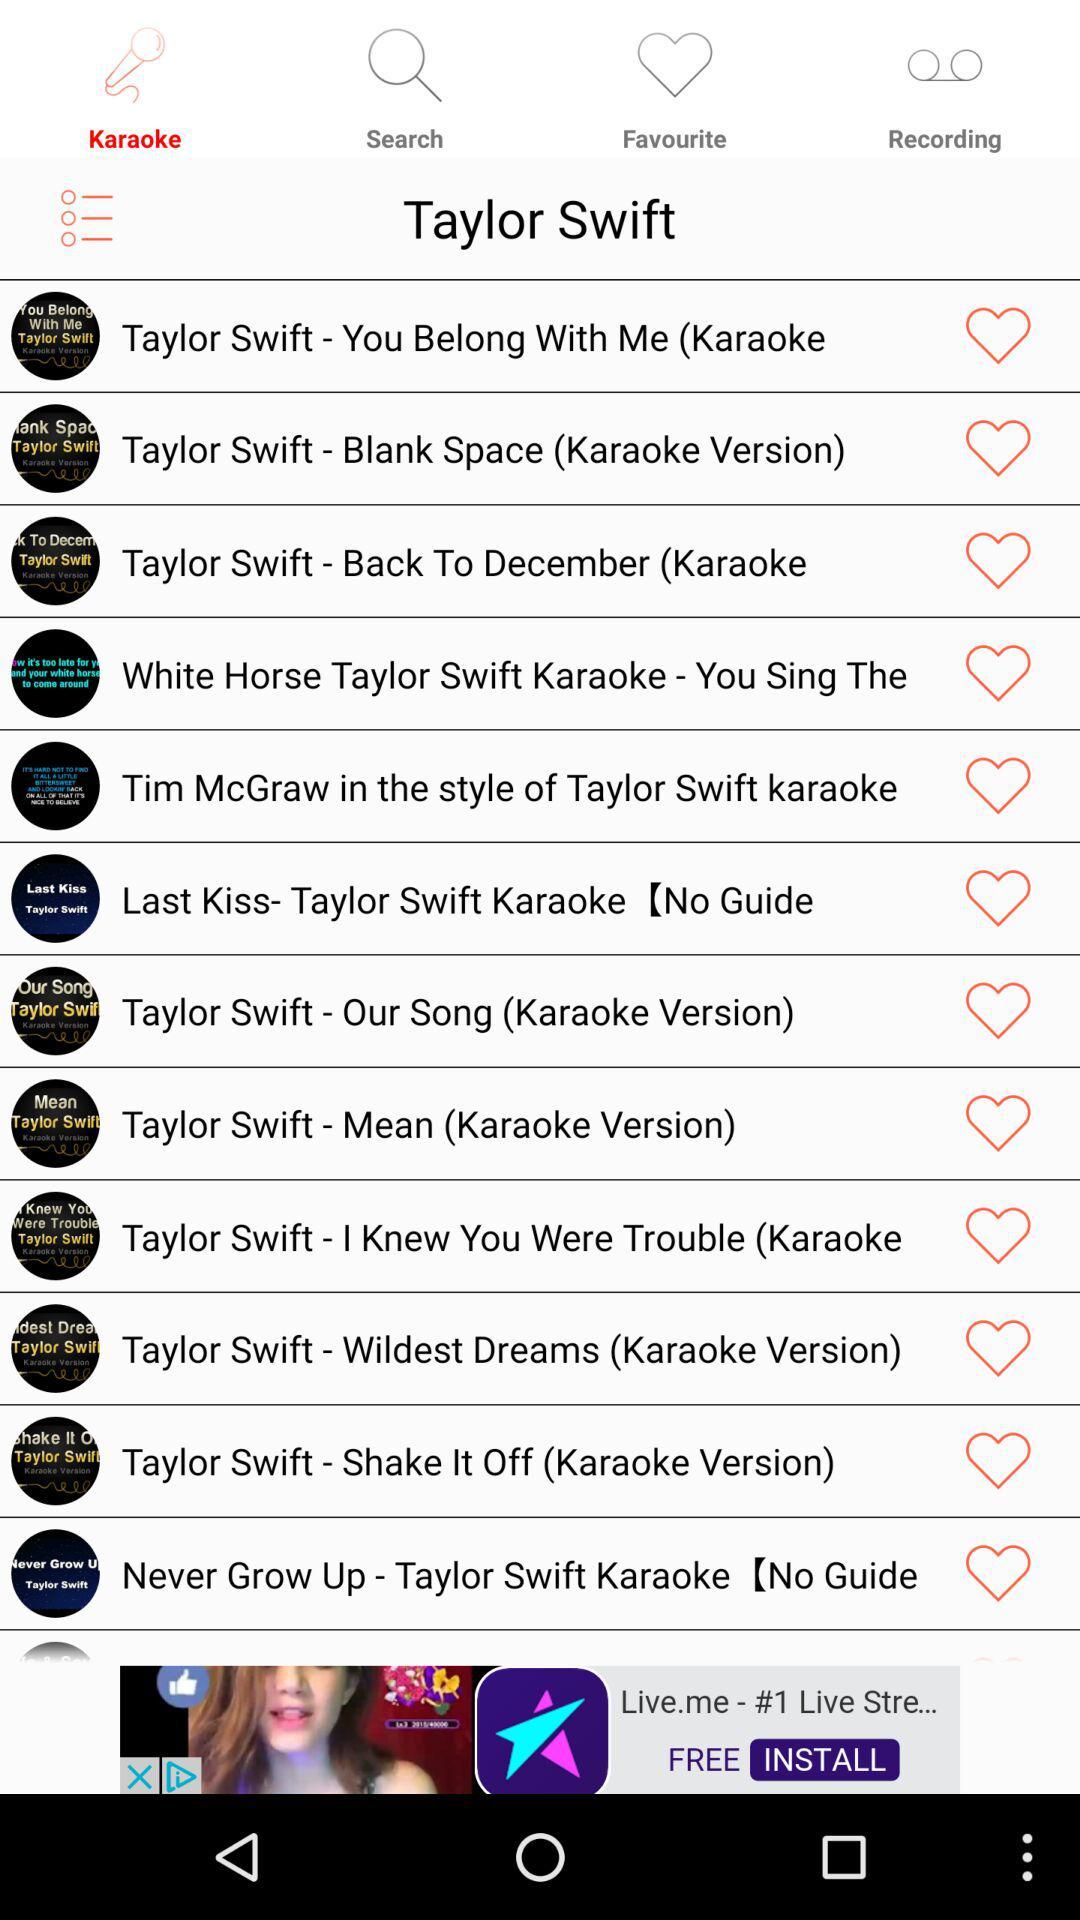 The image size is (1080, 1920). I want to click on advertisement, so click(540, 1727).